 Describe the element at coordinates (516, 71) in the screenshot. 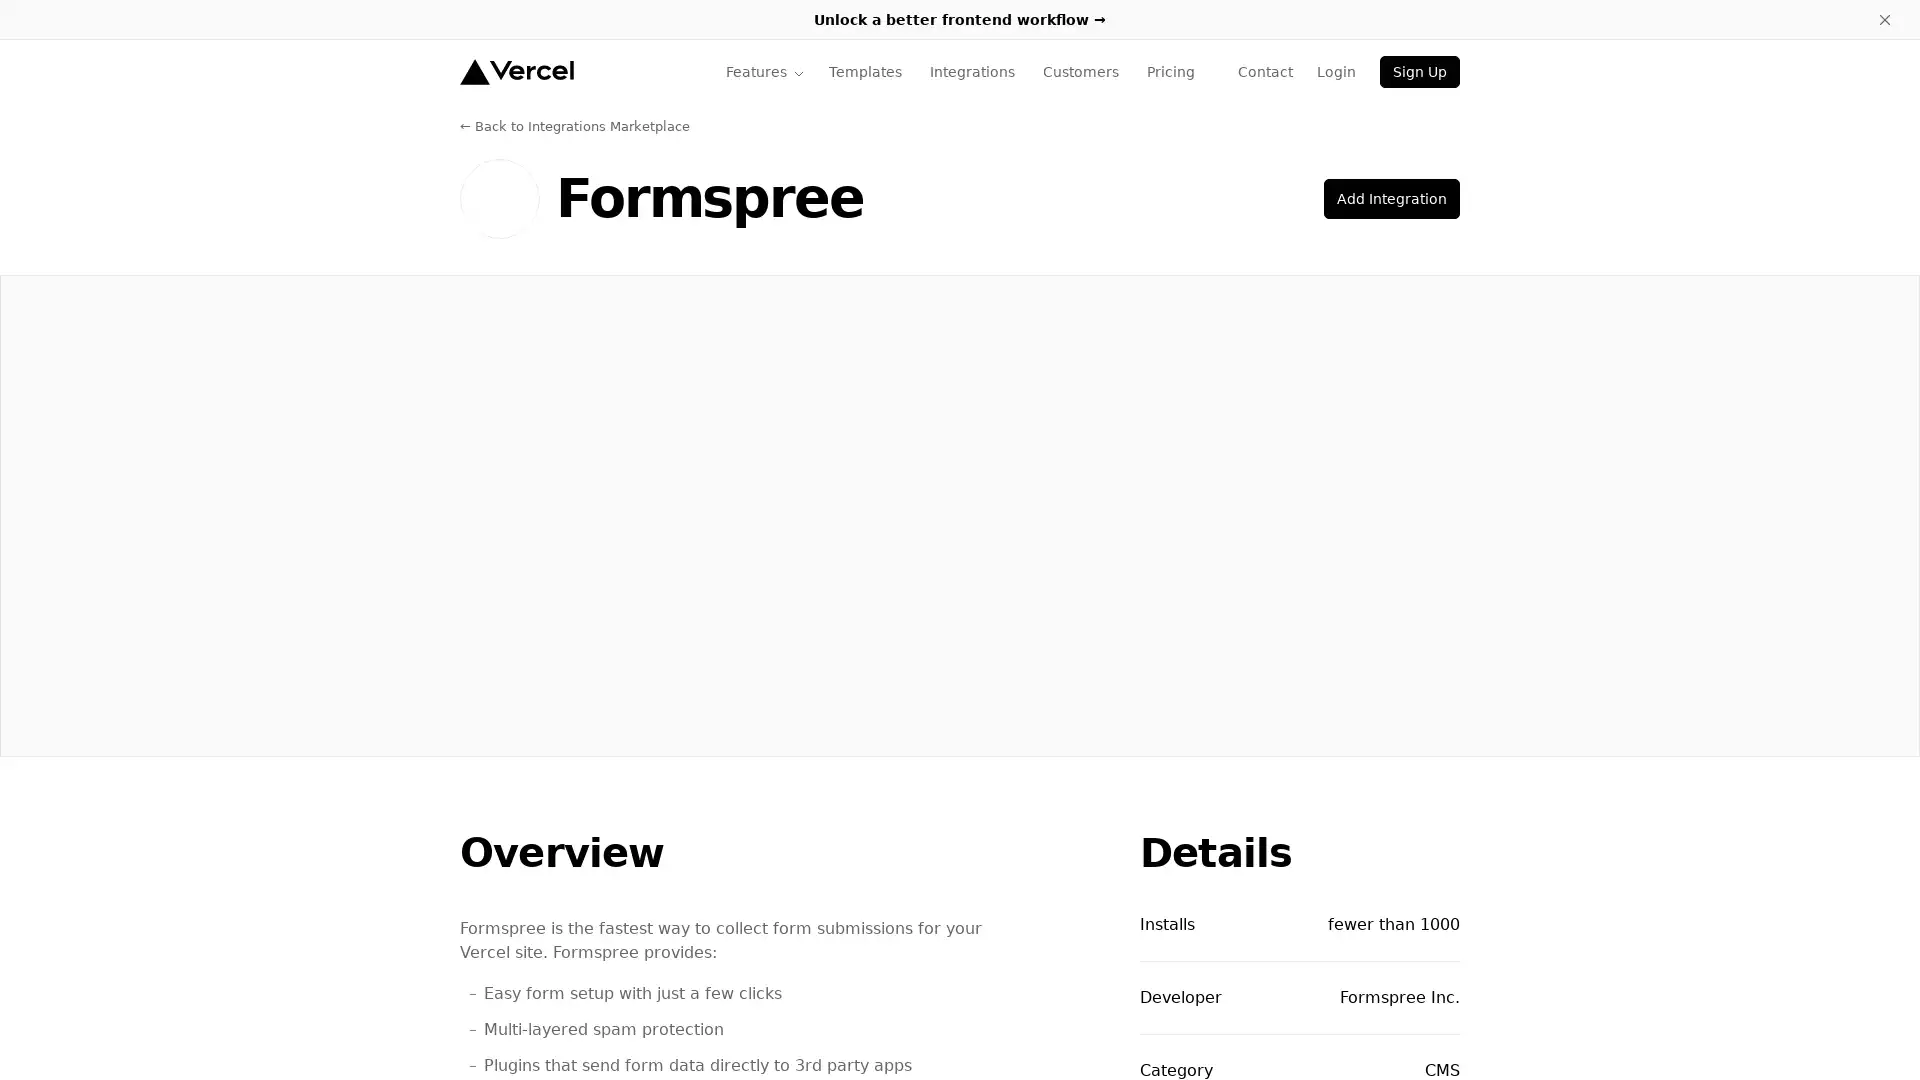

I see `home` at that location.